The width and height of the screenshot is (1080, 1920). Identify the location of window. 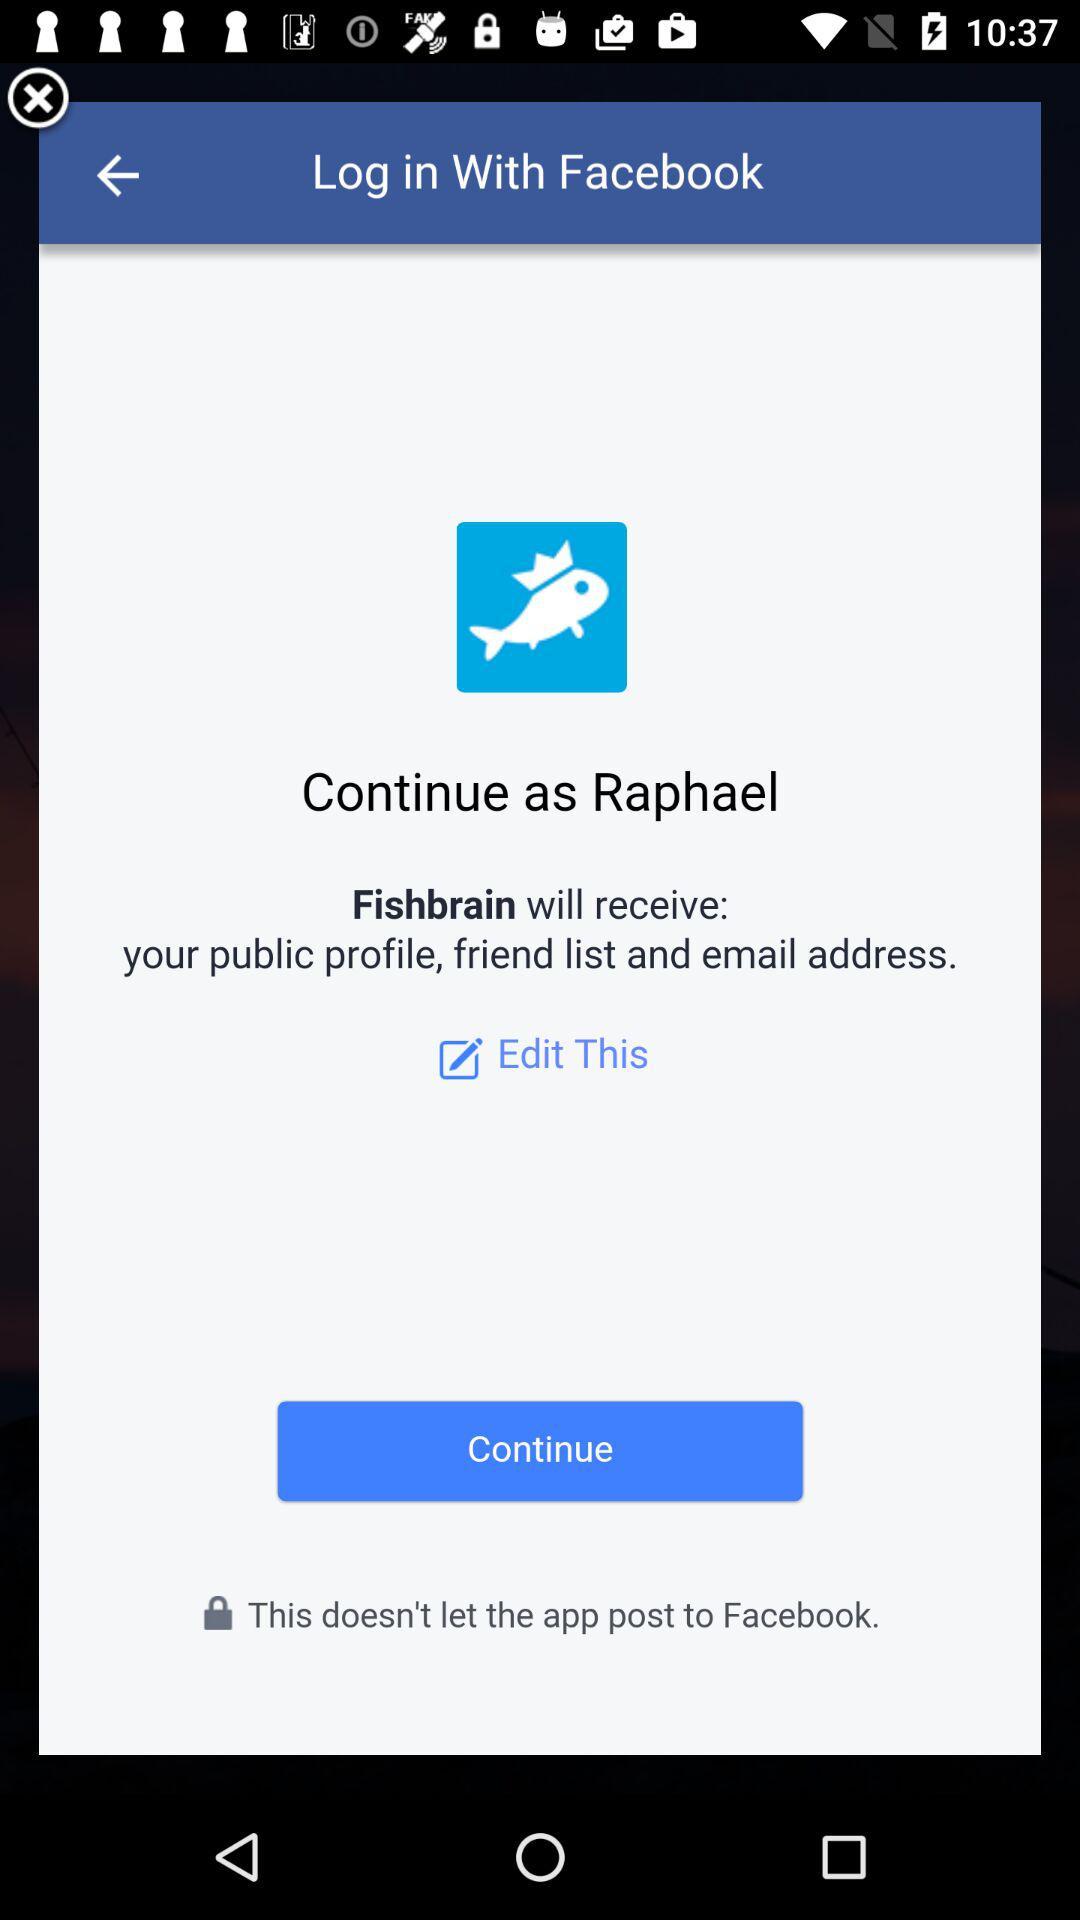
(38, 100).